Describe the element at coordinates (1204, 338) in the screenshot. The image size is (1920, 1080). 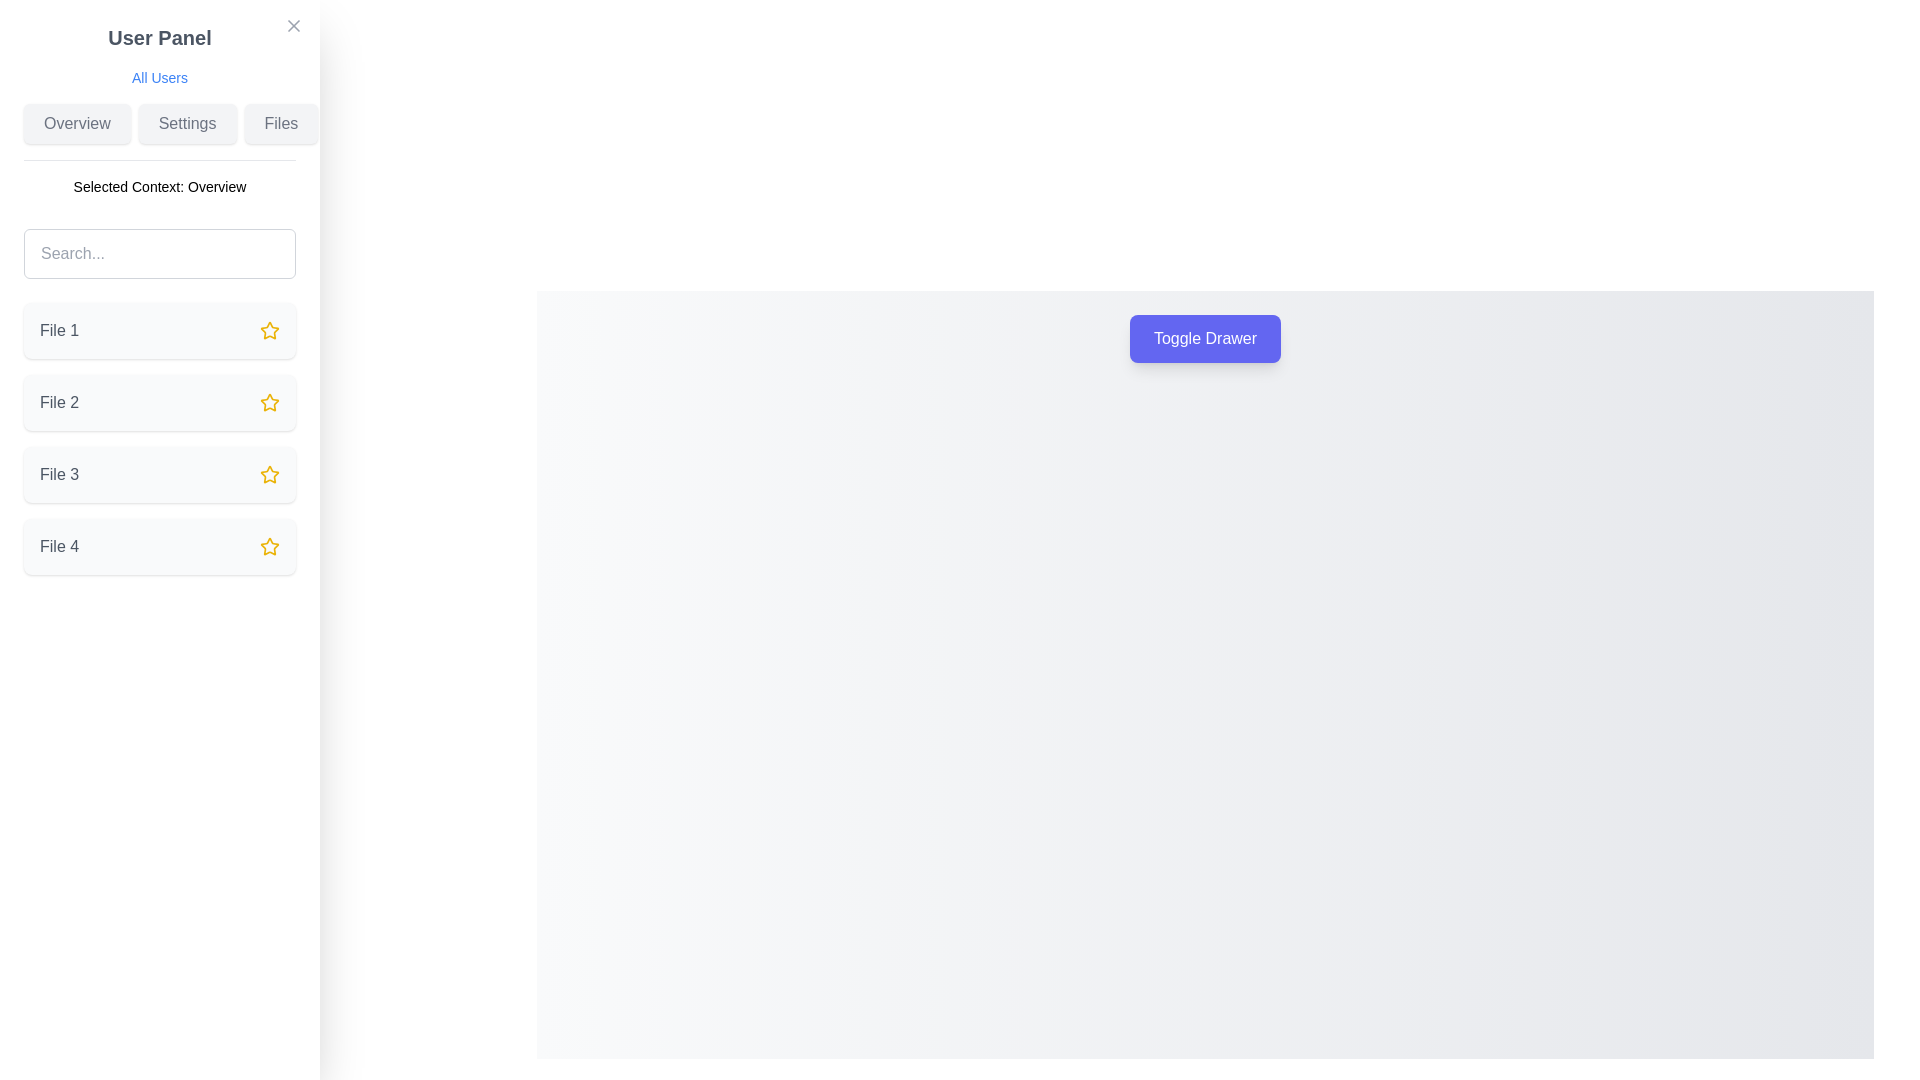
I see `the 'Toggle Drawer' button with a purple background and white text for keyboard interactions` at that location.